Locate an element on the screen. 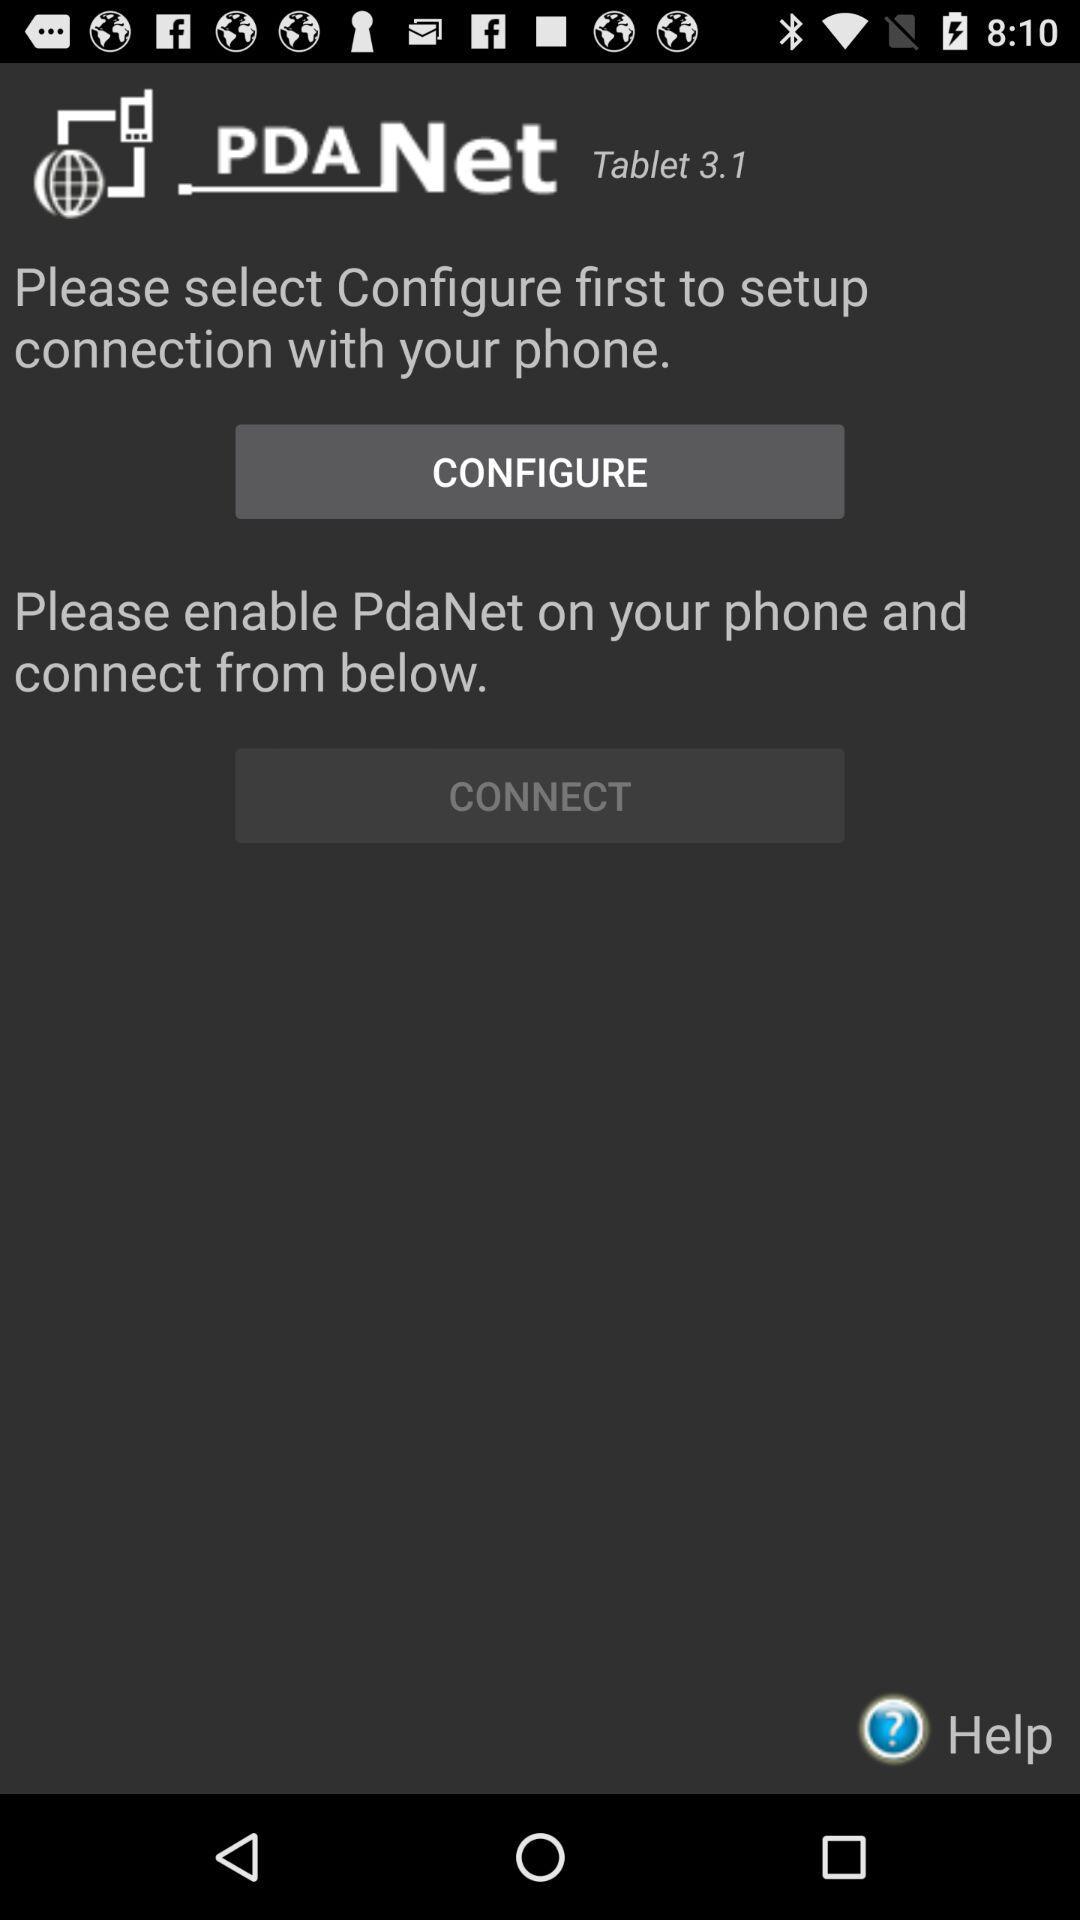  the help icon is located at coordinates (900, 1848).